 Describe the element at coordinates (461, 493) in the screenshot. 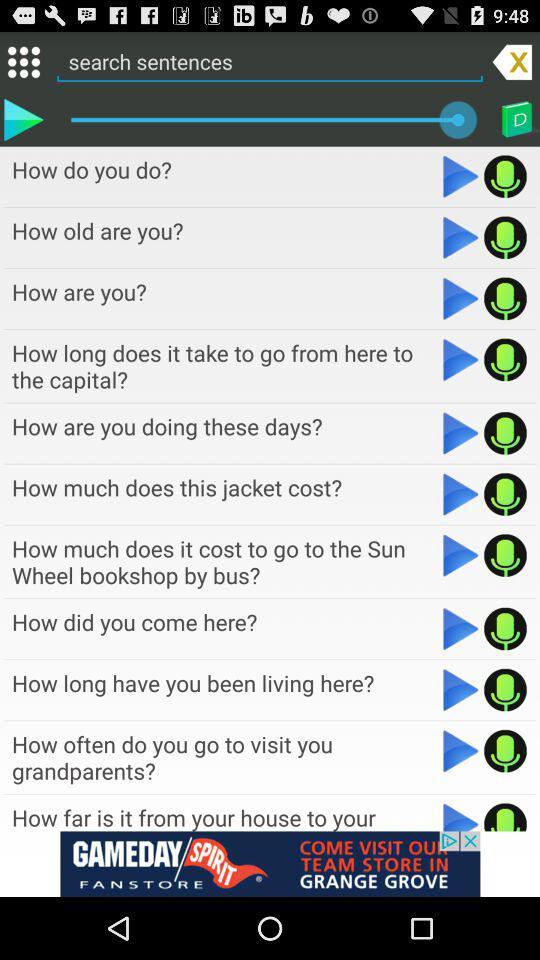

I see `listen to 'how much does this jacket cost` at that location.